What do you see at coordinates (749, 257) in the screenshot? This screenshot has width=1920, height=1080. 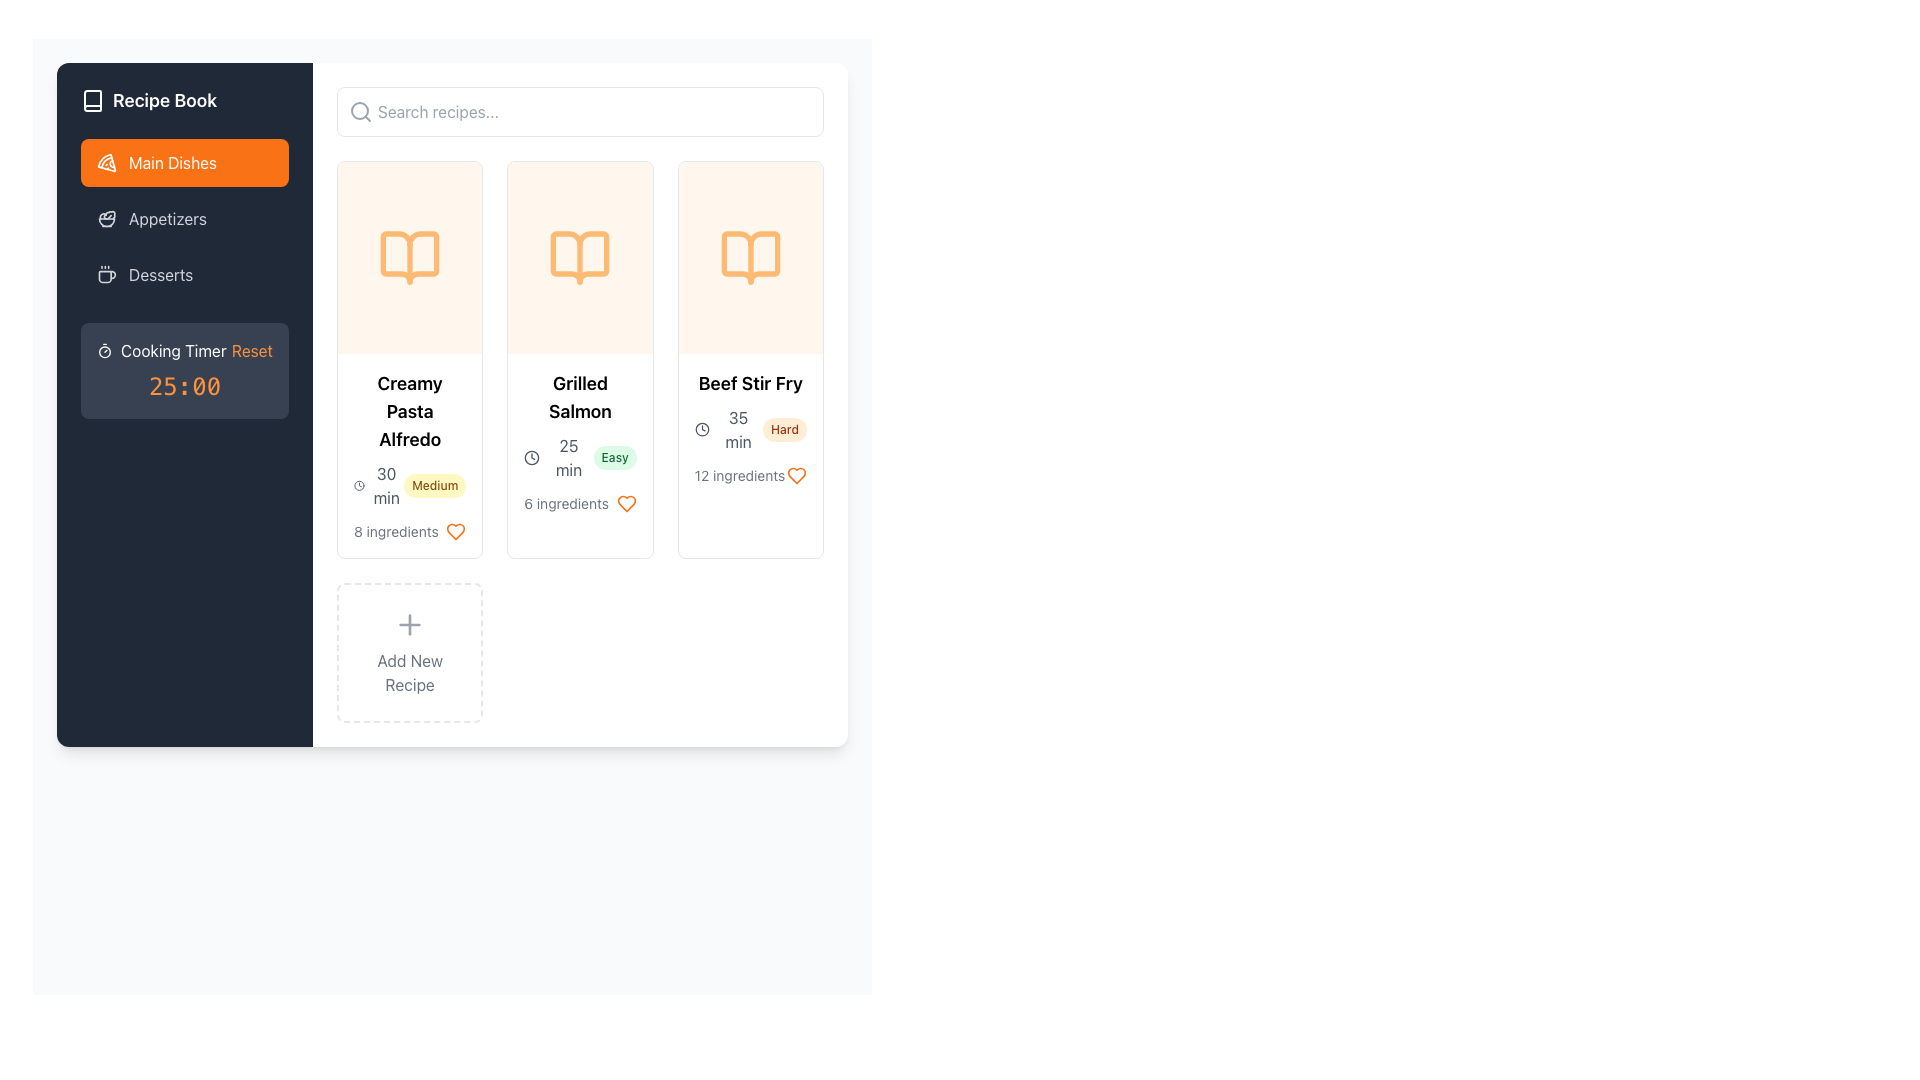 I see `the recipe-related icon located in the third card from the left in the horizontally arranged list of recipe cards` at bounding box center [749, 257].